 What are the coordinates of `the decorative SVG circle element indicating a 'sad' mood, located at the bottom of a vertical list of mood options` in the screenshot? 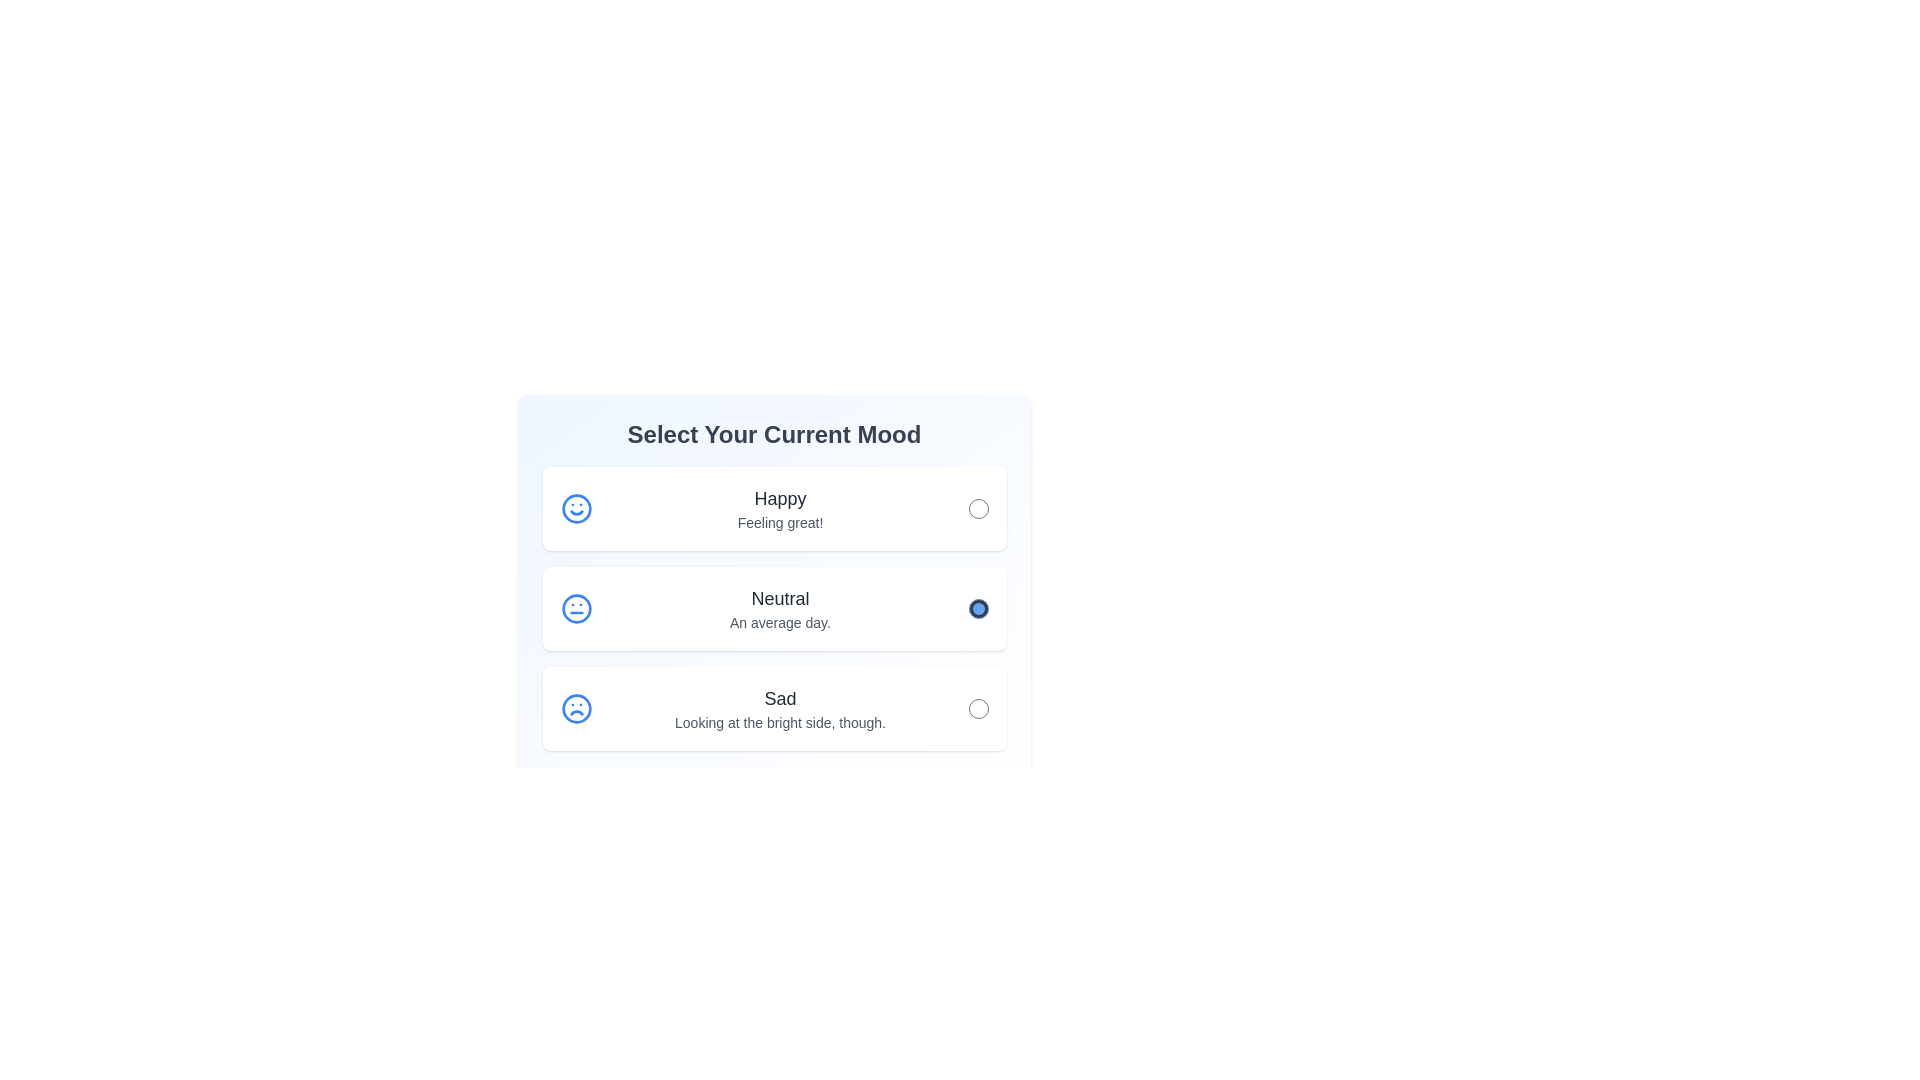 It's located at (575, 708).